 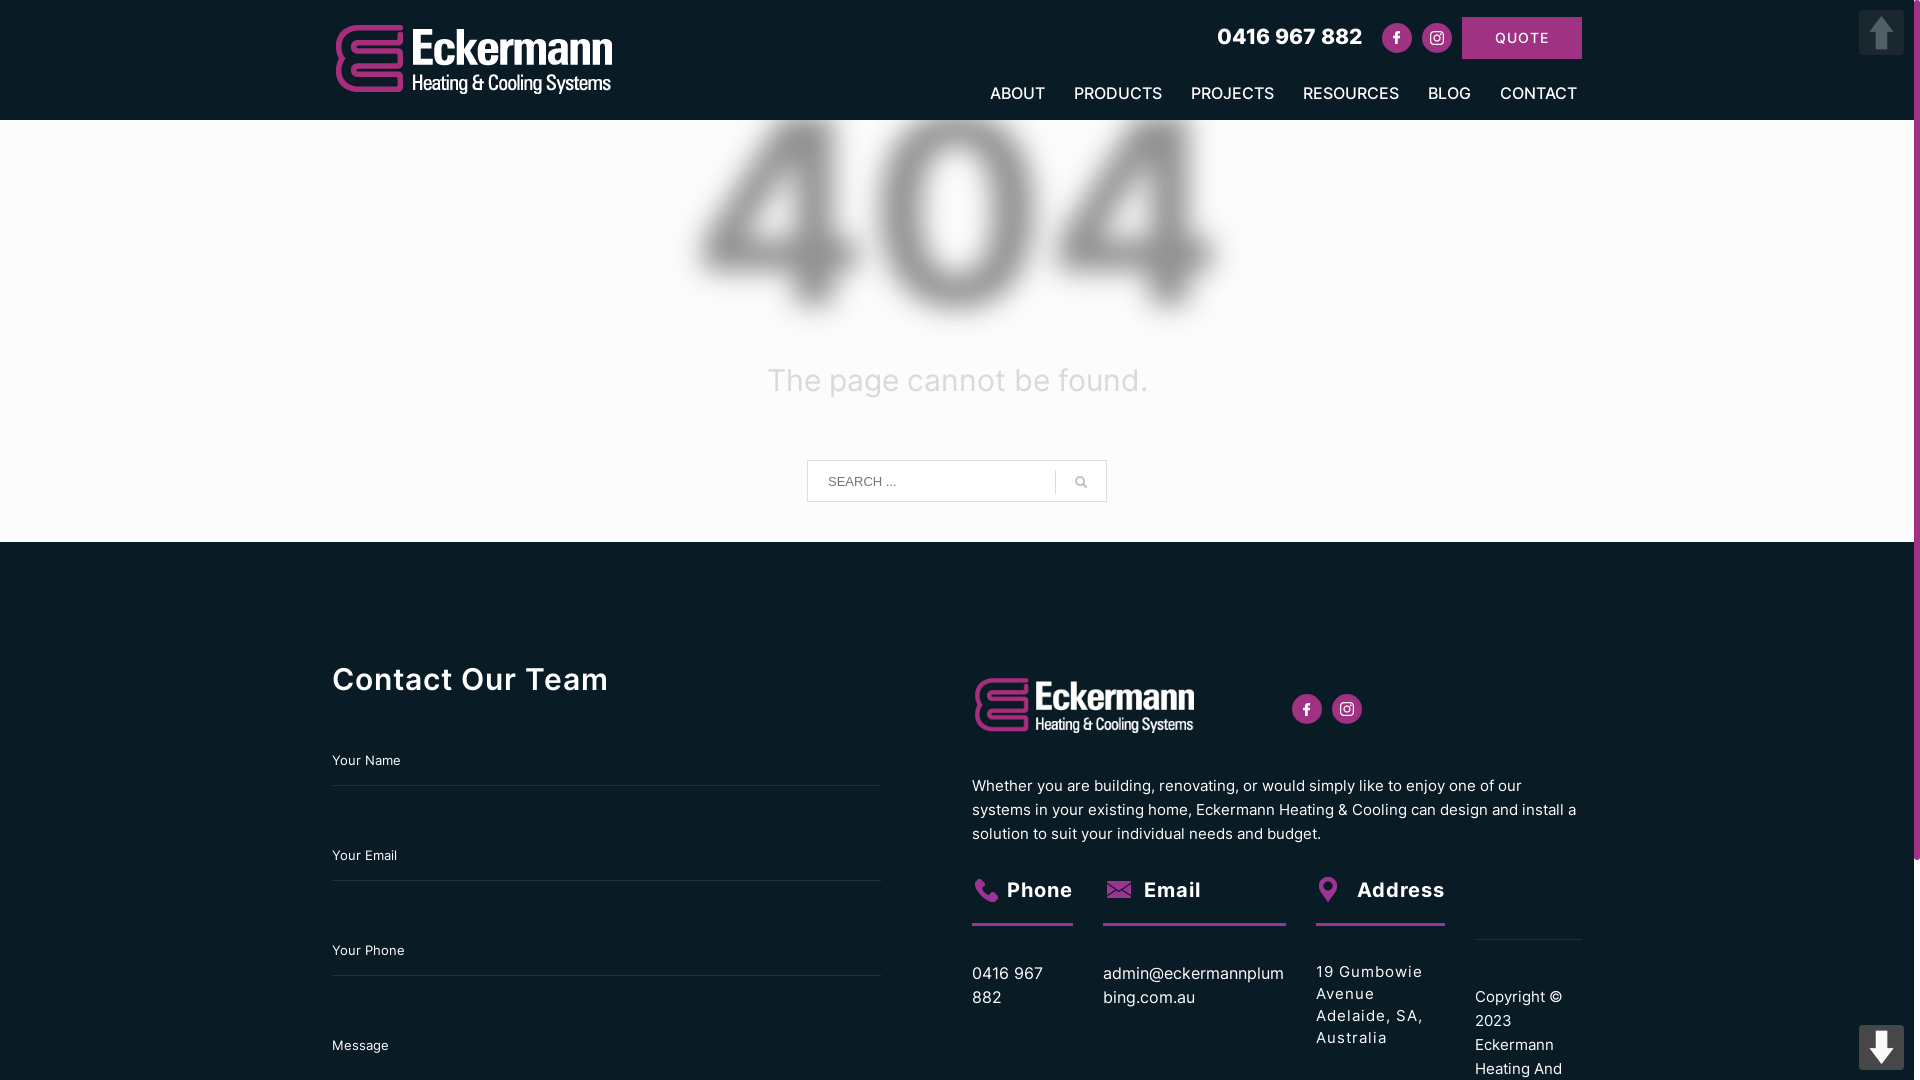 What do you see at coordinates (1315, 1005) in the screenshot?
I see `'19 Gumbowie Avenue Adelaide, SA, Australia'` at bounding box center [1315, 1005].